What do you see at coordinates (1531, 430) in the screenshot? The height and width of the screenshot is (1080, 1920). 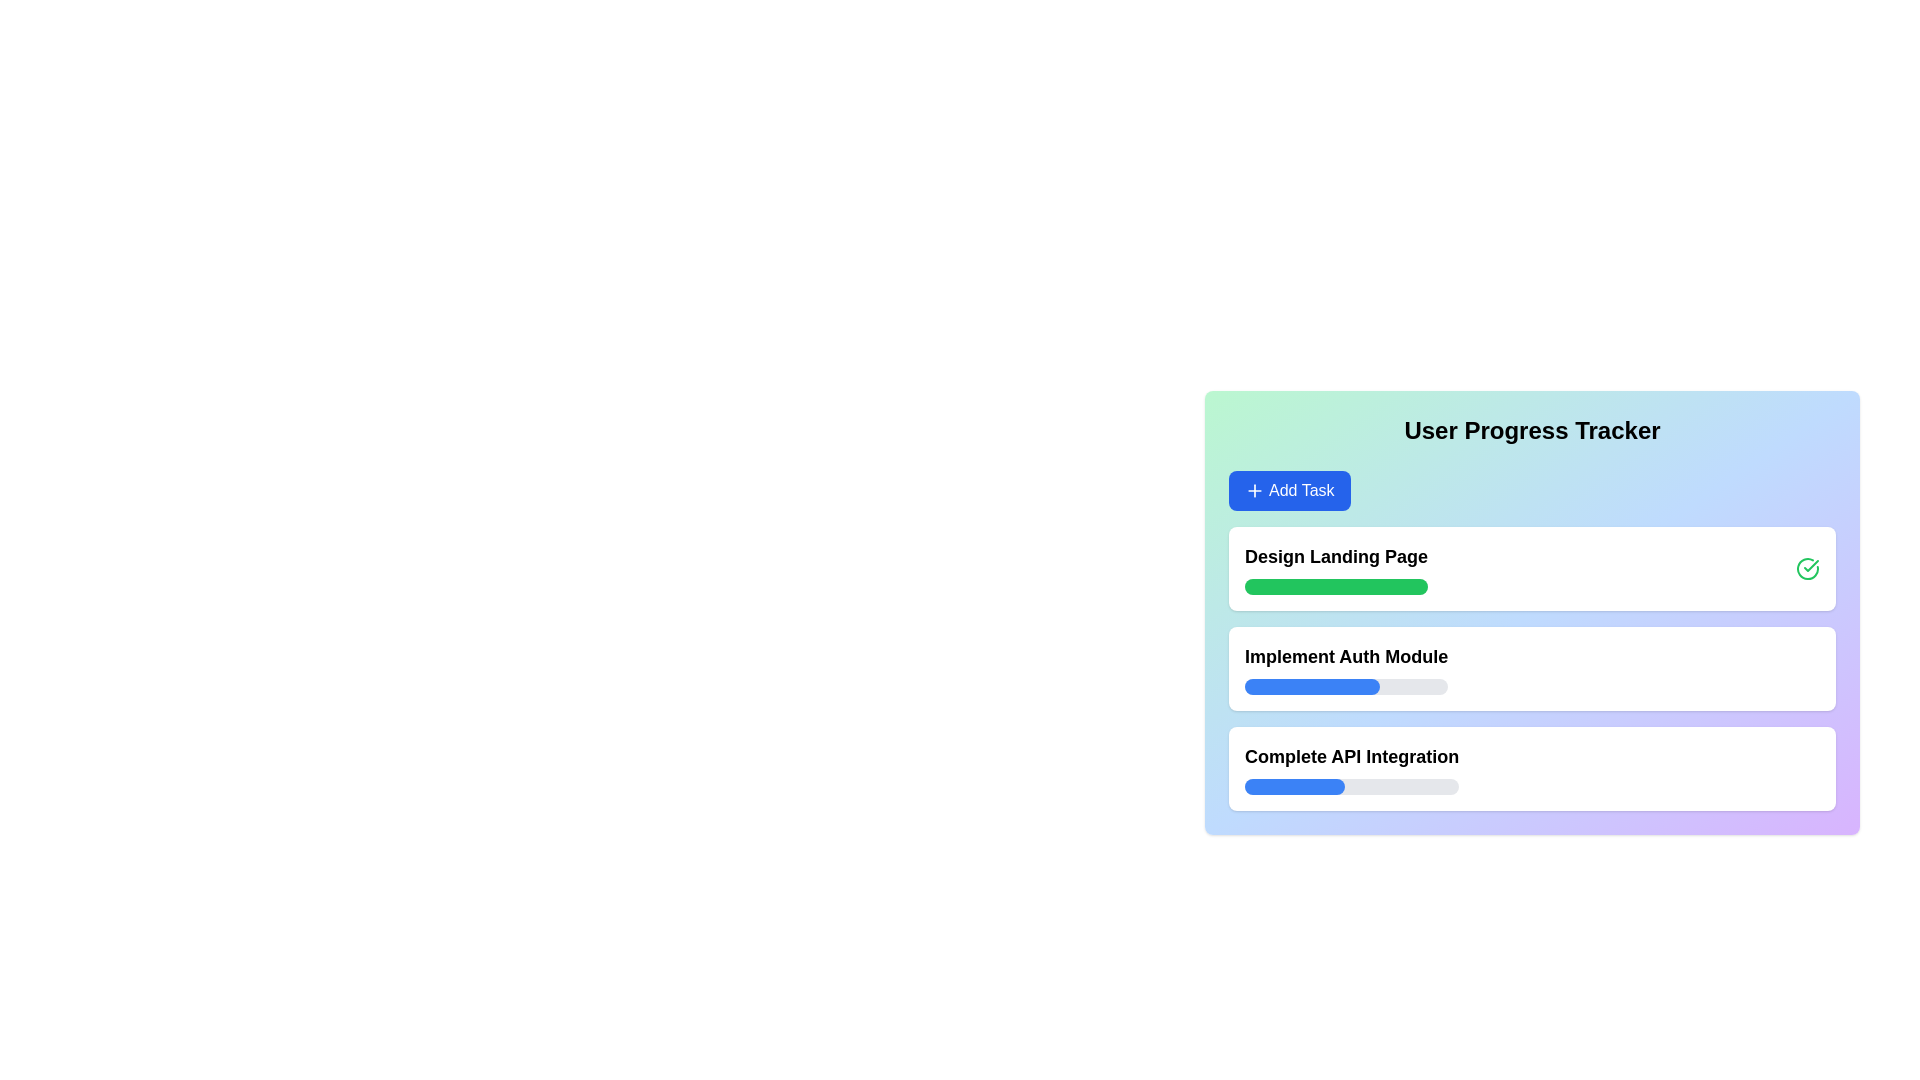 I see `the text label or header that serves as a title for the section, positioned above the 'Add Task' button and progress cards` at bounding box center [1531, 430].